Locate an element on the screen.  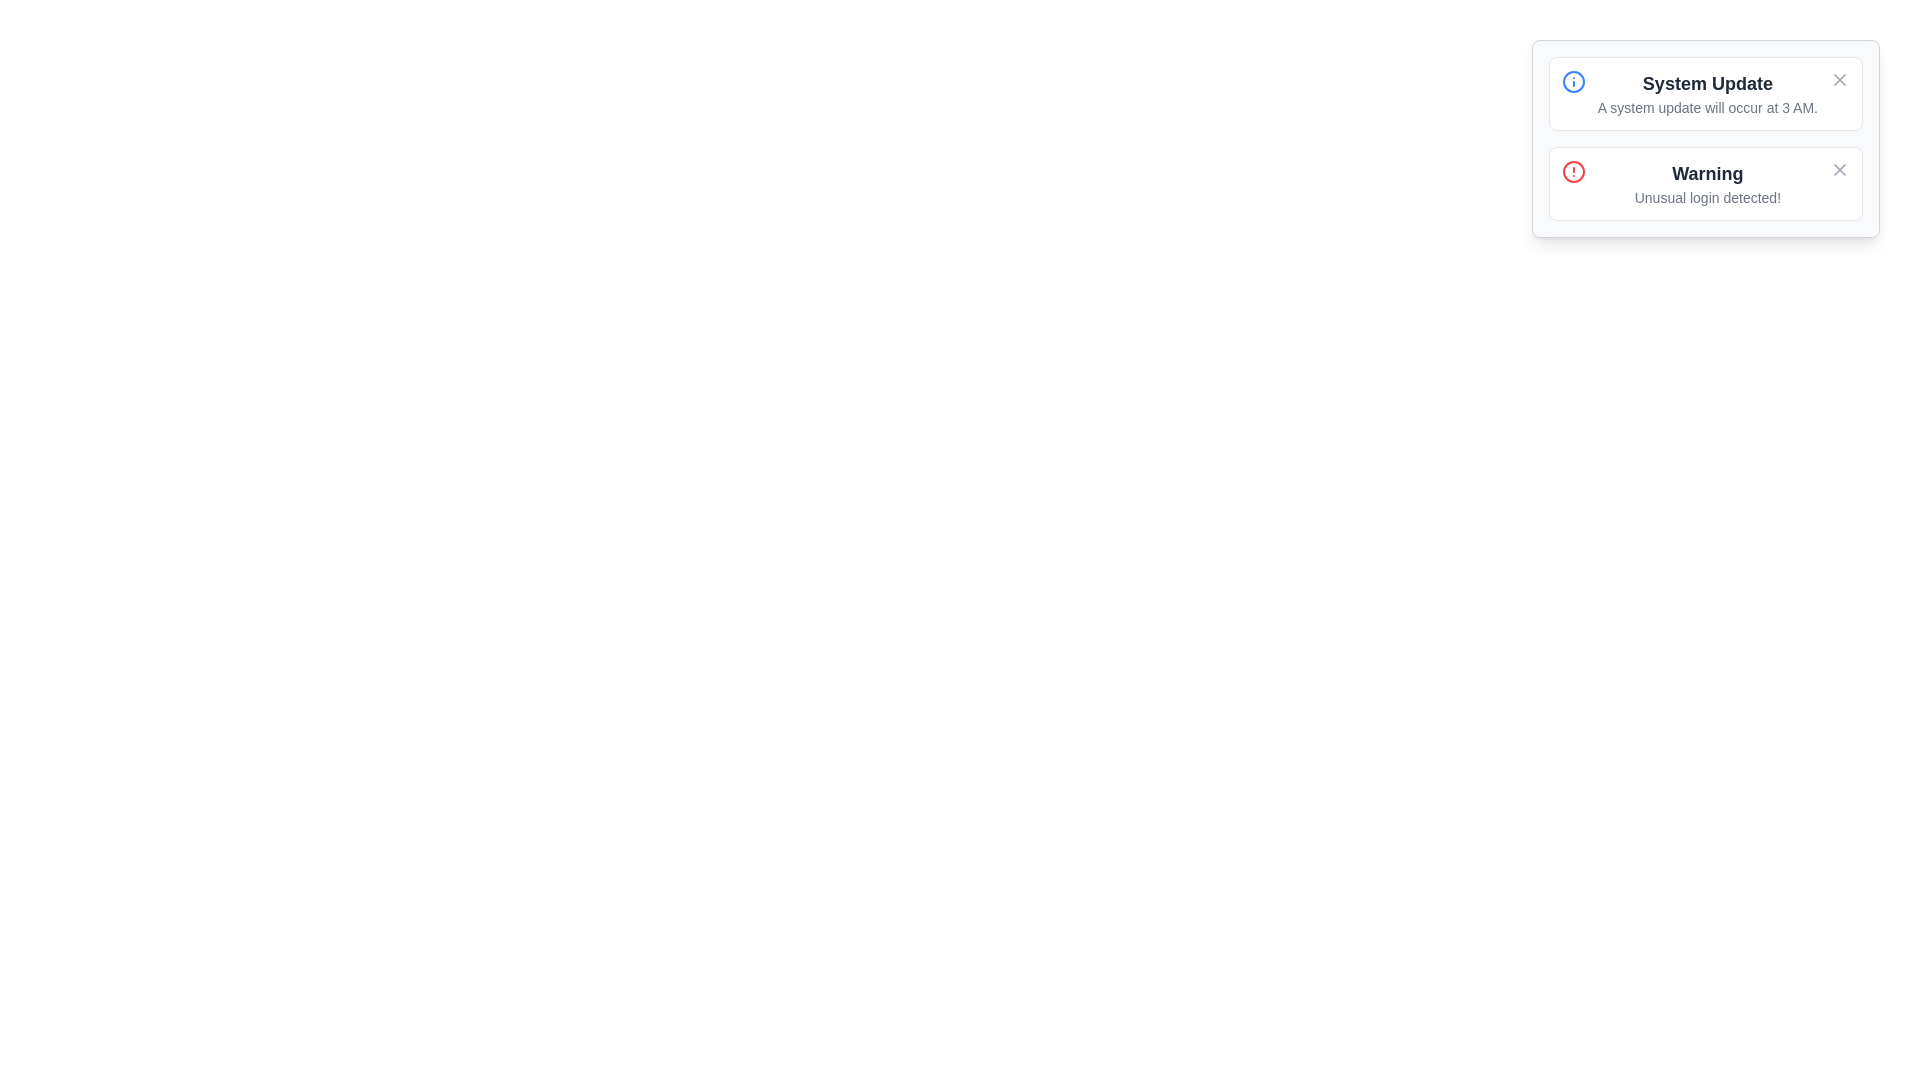
text content of the notification regarding unusual login activity detected, which is located in the second notification below the 'System Update' message is located at coordinates (1706, 184).